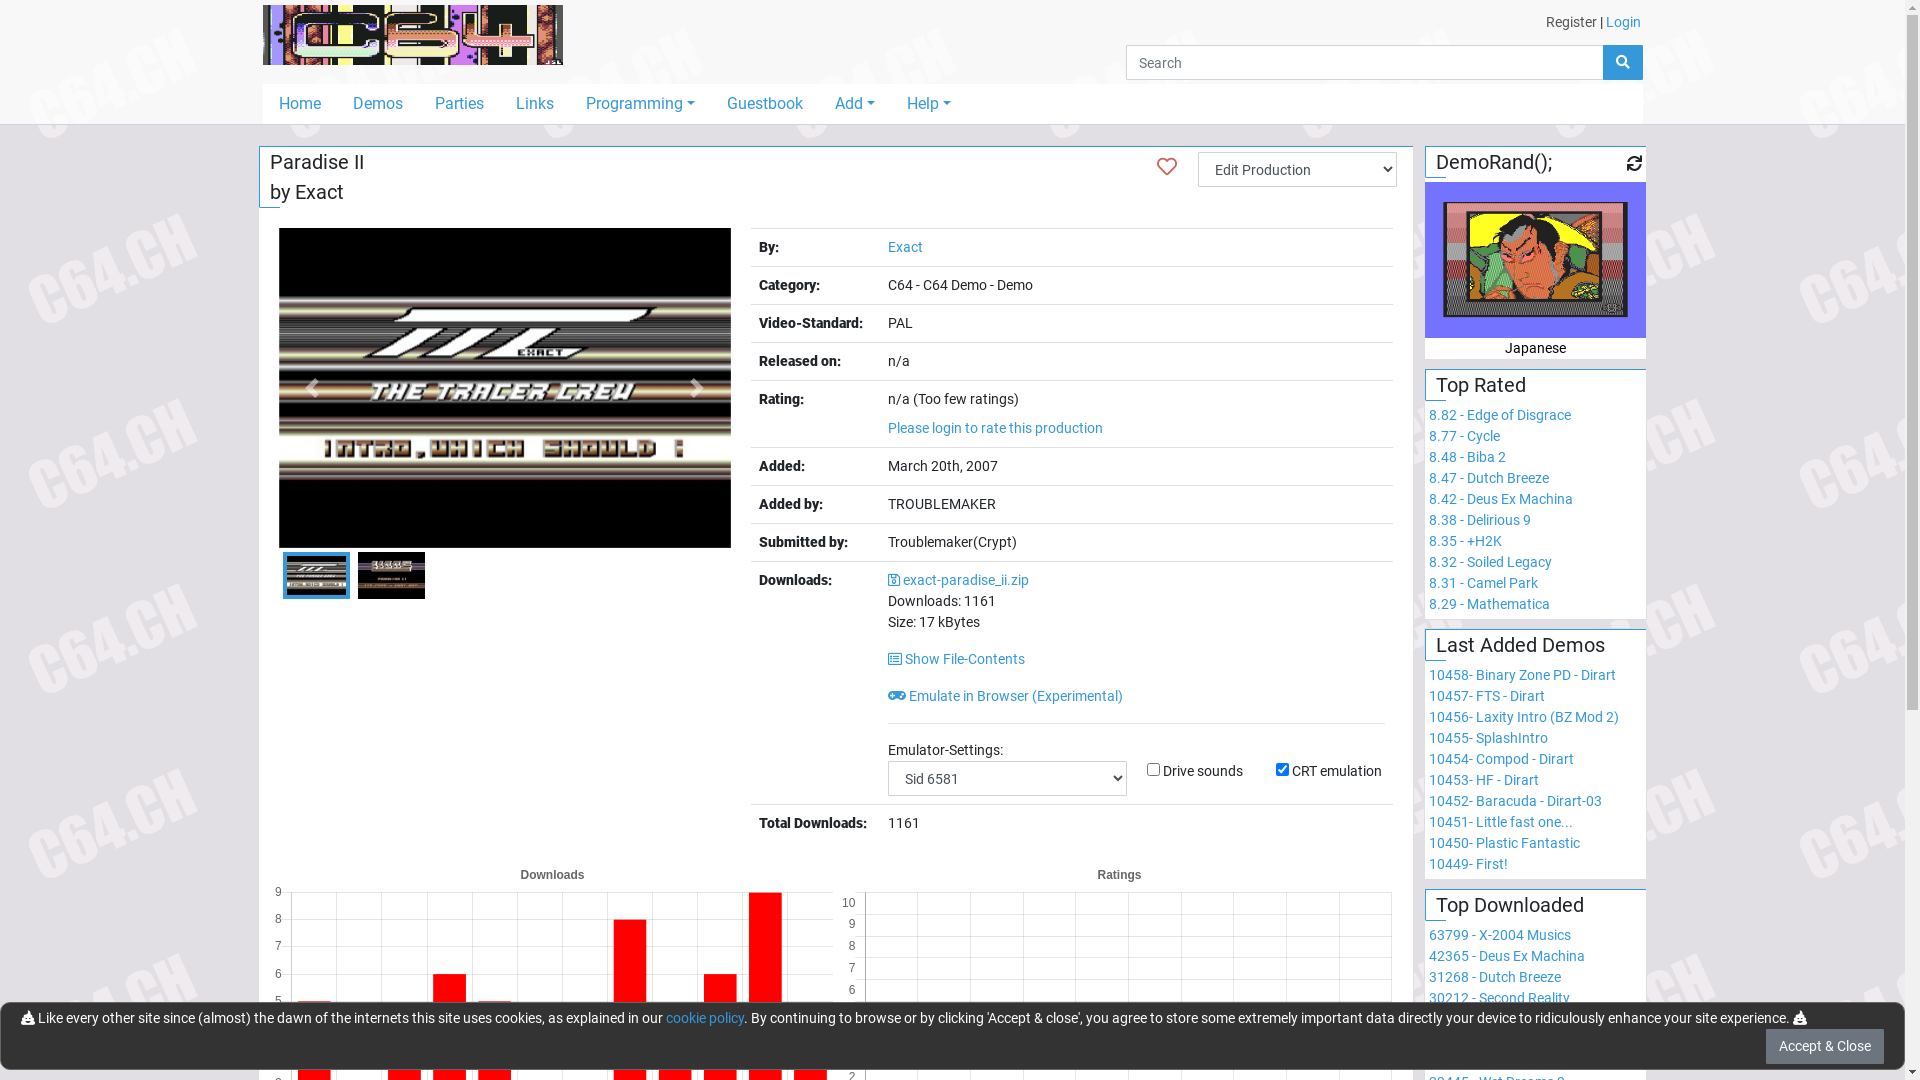  What do you see at coordinates (1468, 863) in the screenshot?
I see `'10449- First!'` at bounding box center [1468, 863].